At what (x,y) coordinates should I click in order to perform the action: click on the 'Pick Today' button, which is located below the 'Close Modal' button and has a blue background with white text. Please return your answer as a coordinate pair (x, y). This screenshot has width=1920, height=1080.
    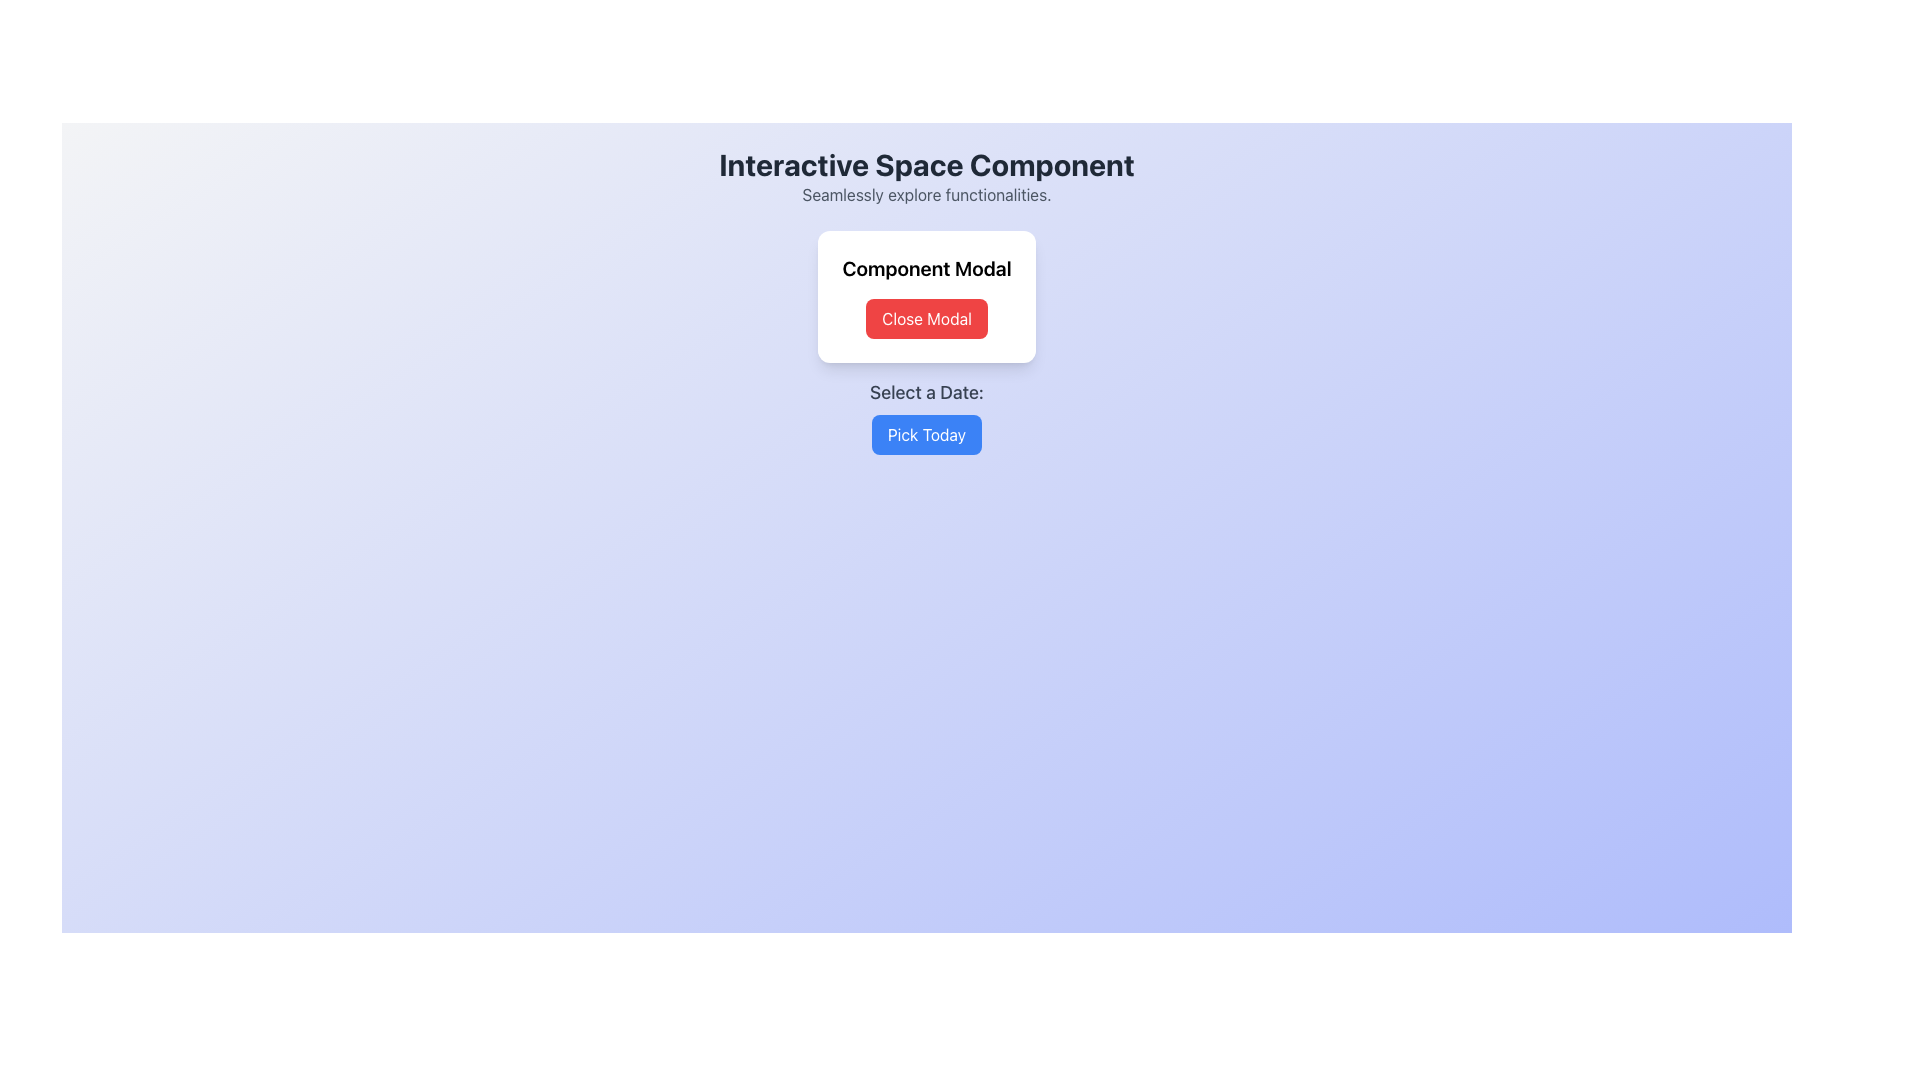
    Looking at the image, I should click on (925, 415).